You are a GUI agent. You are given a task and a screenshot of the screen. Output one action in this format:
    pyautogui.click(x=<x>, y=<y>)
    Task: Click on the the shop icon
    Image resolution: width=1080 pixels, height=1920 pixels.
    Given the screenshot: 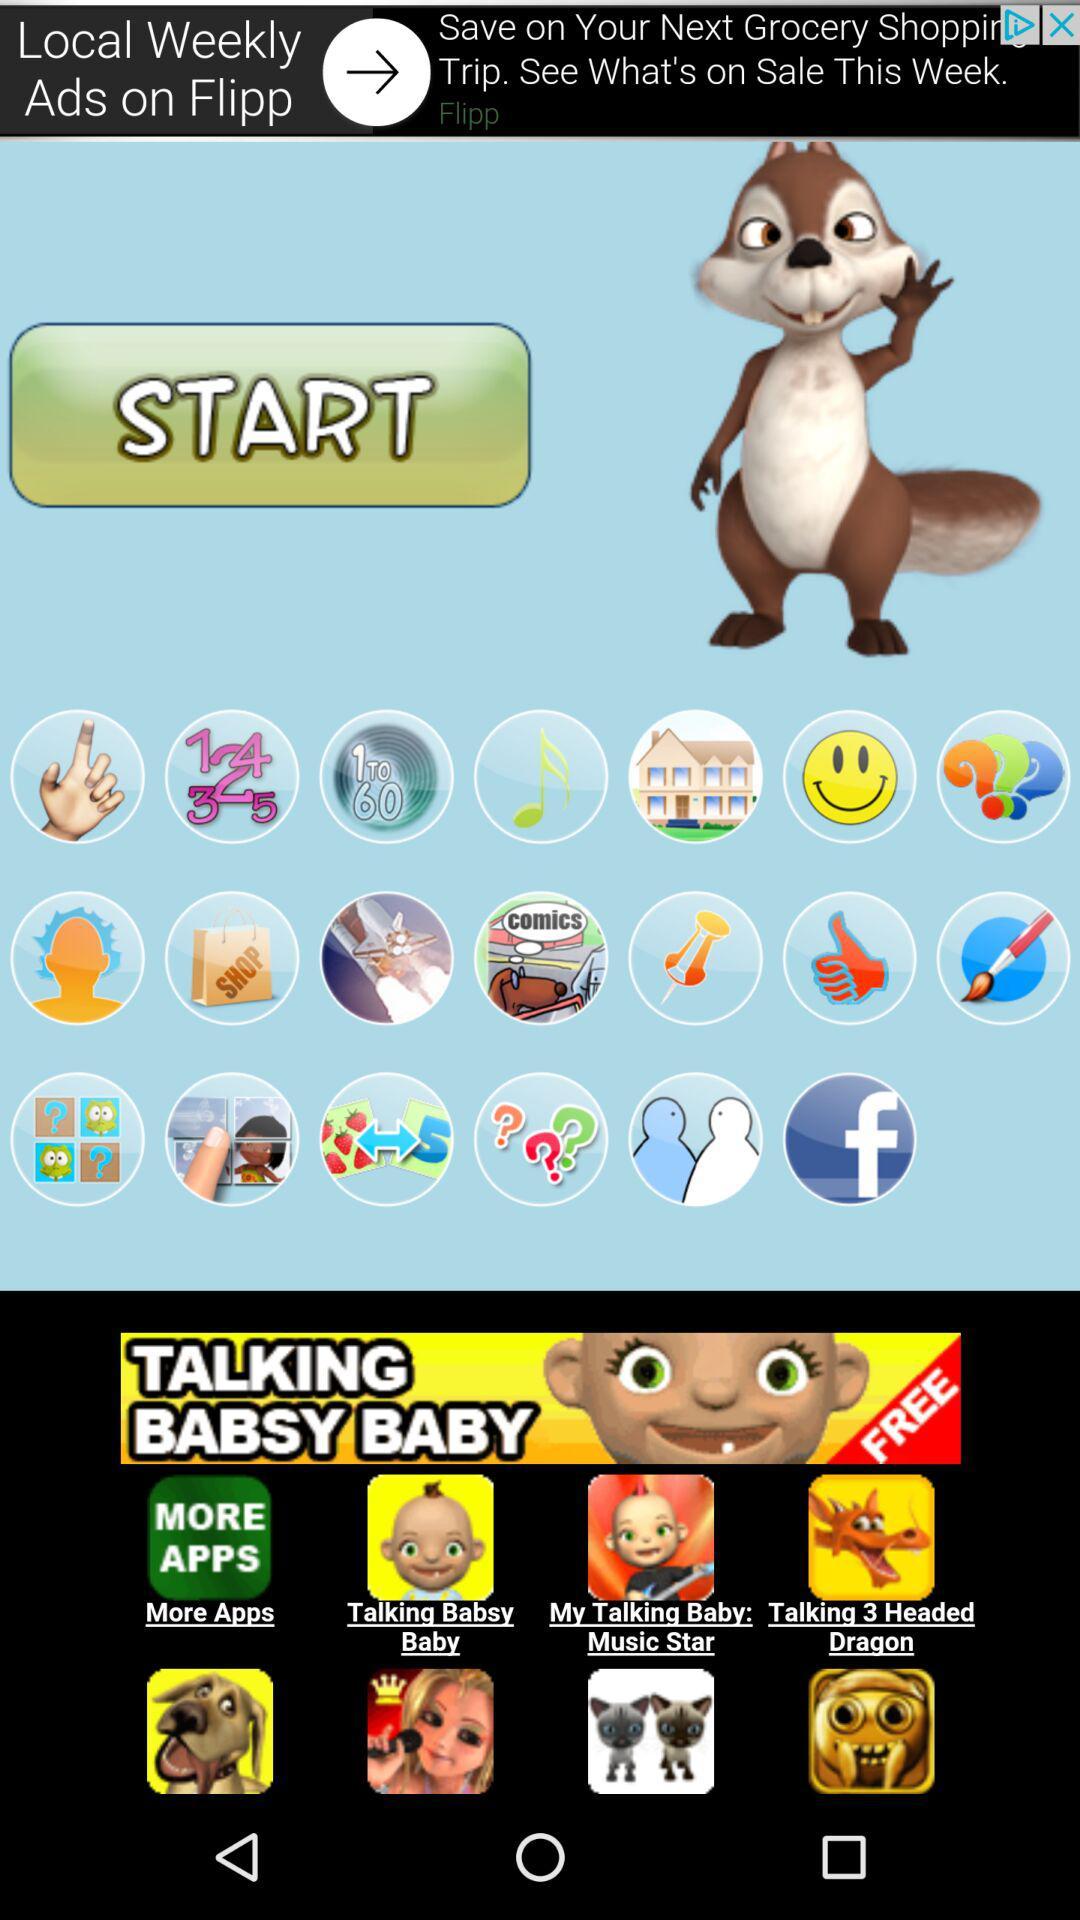 What is the action you would take?
    pyautogui.click(x=230, y=1025)
    